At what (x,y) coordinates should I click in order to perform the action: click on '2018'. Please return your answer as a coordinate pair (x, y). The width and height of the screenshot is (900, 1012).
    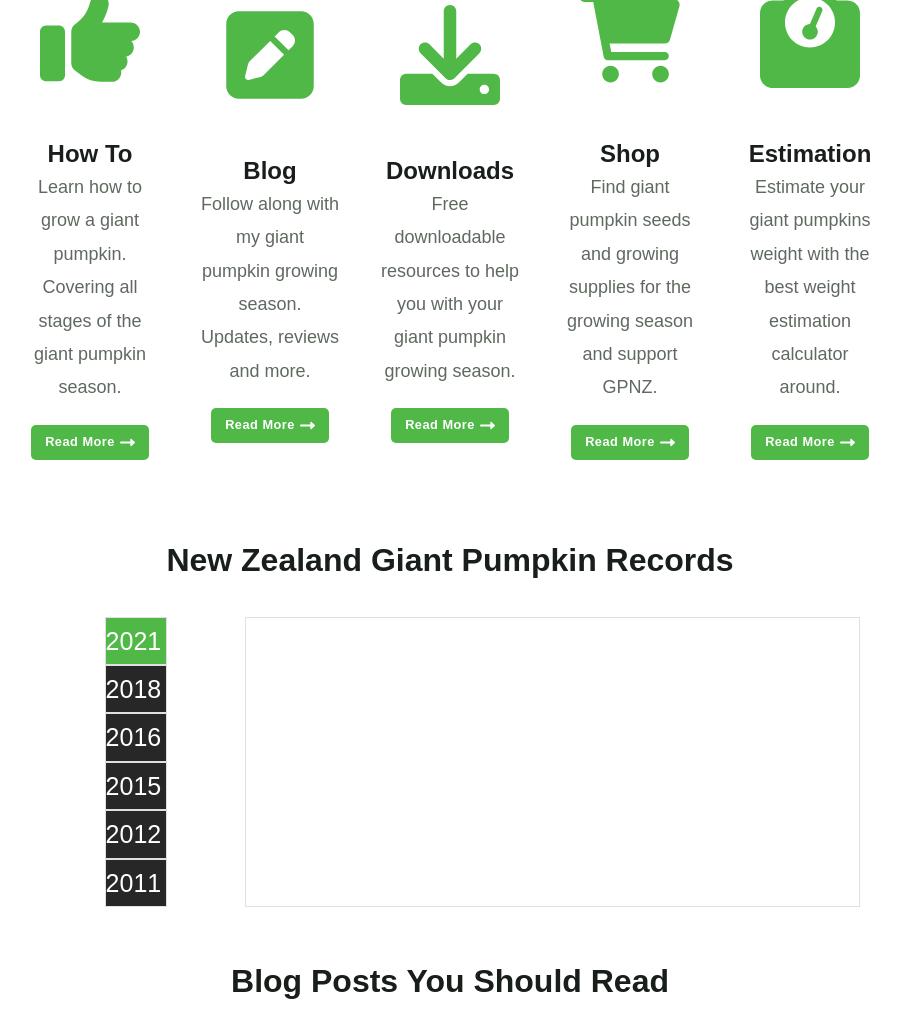
    Looking at the image, I should click on (104, 687).